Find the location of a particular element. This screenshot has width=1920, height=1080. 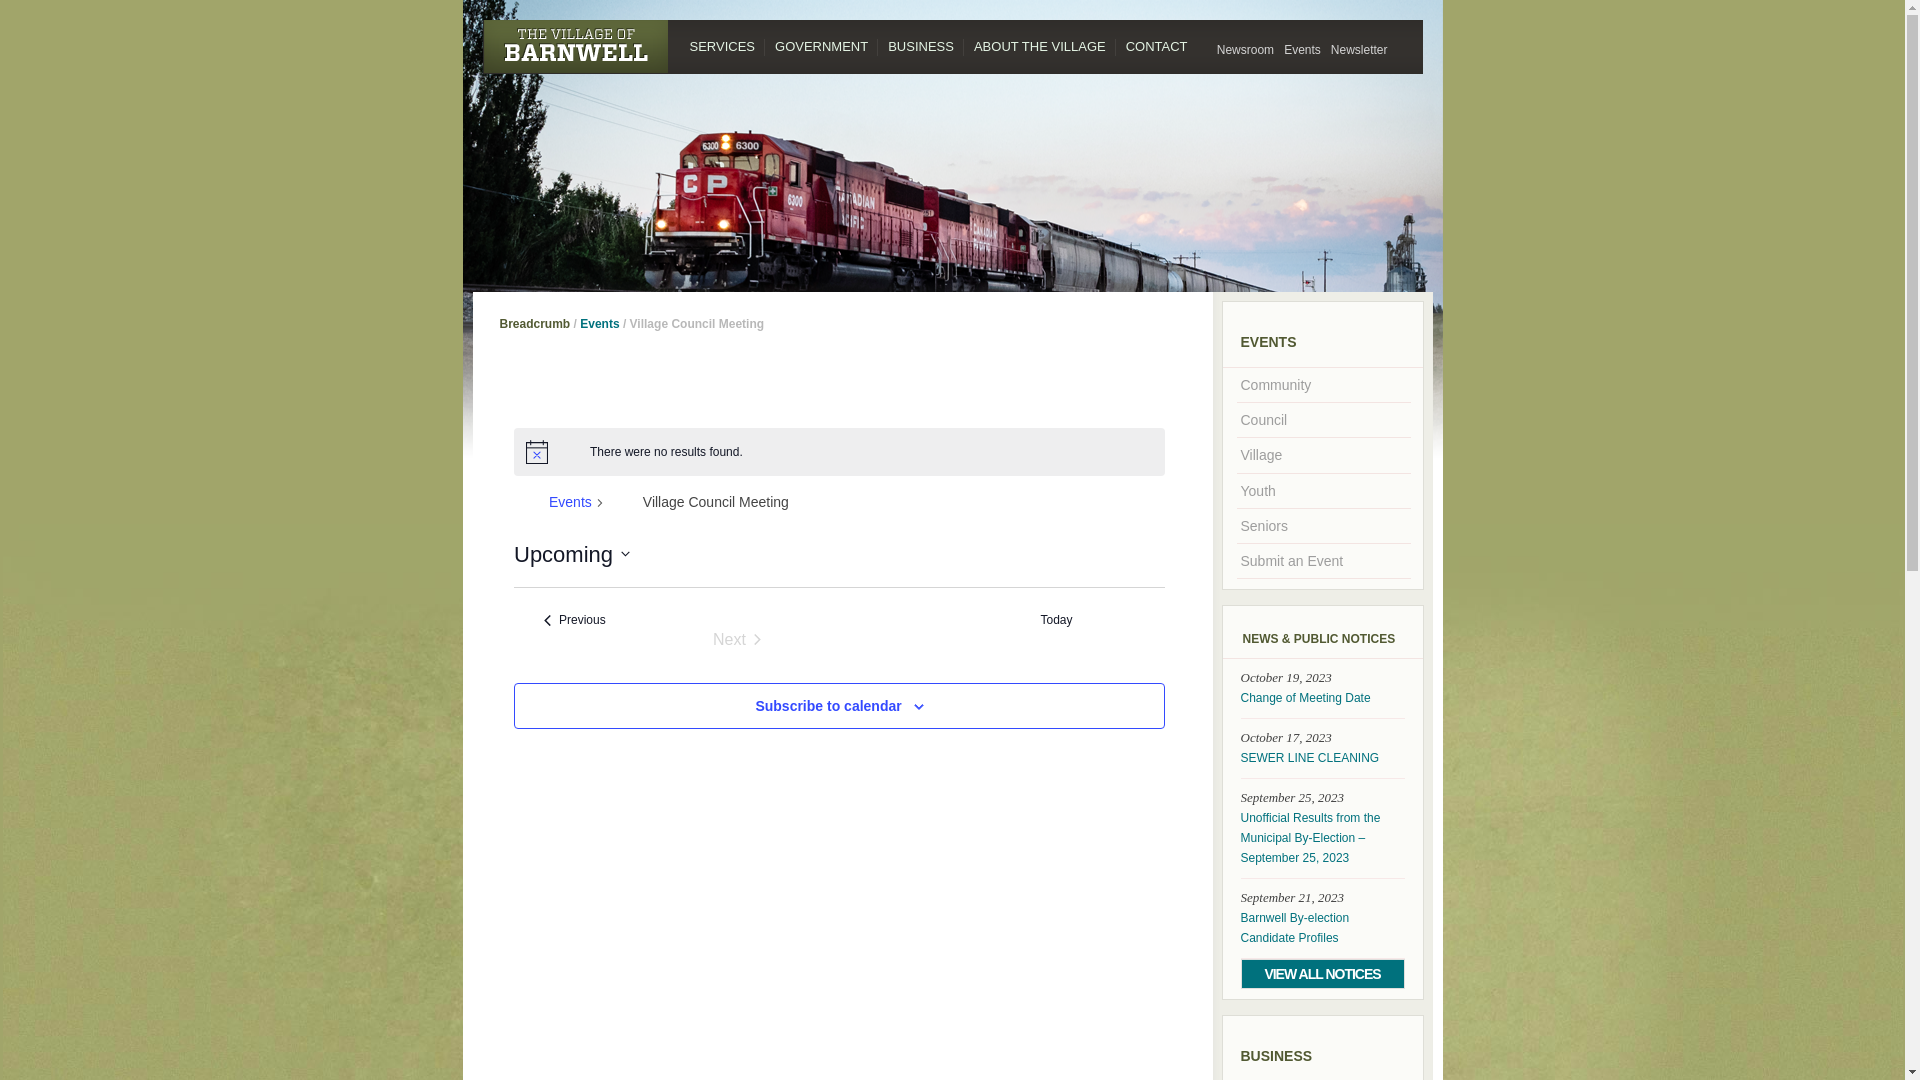

'Newsletter' is located at coordinates (1325, 49).